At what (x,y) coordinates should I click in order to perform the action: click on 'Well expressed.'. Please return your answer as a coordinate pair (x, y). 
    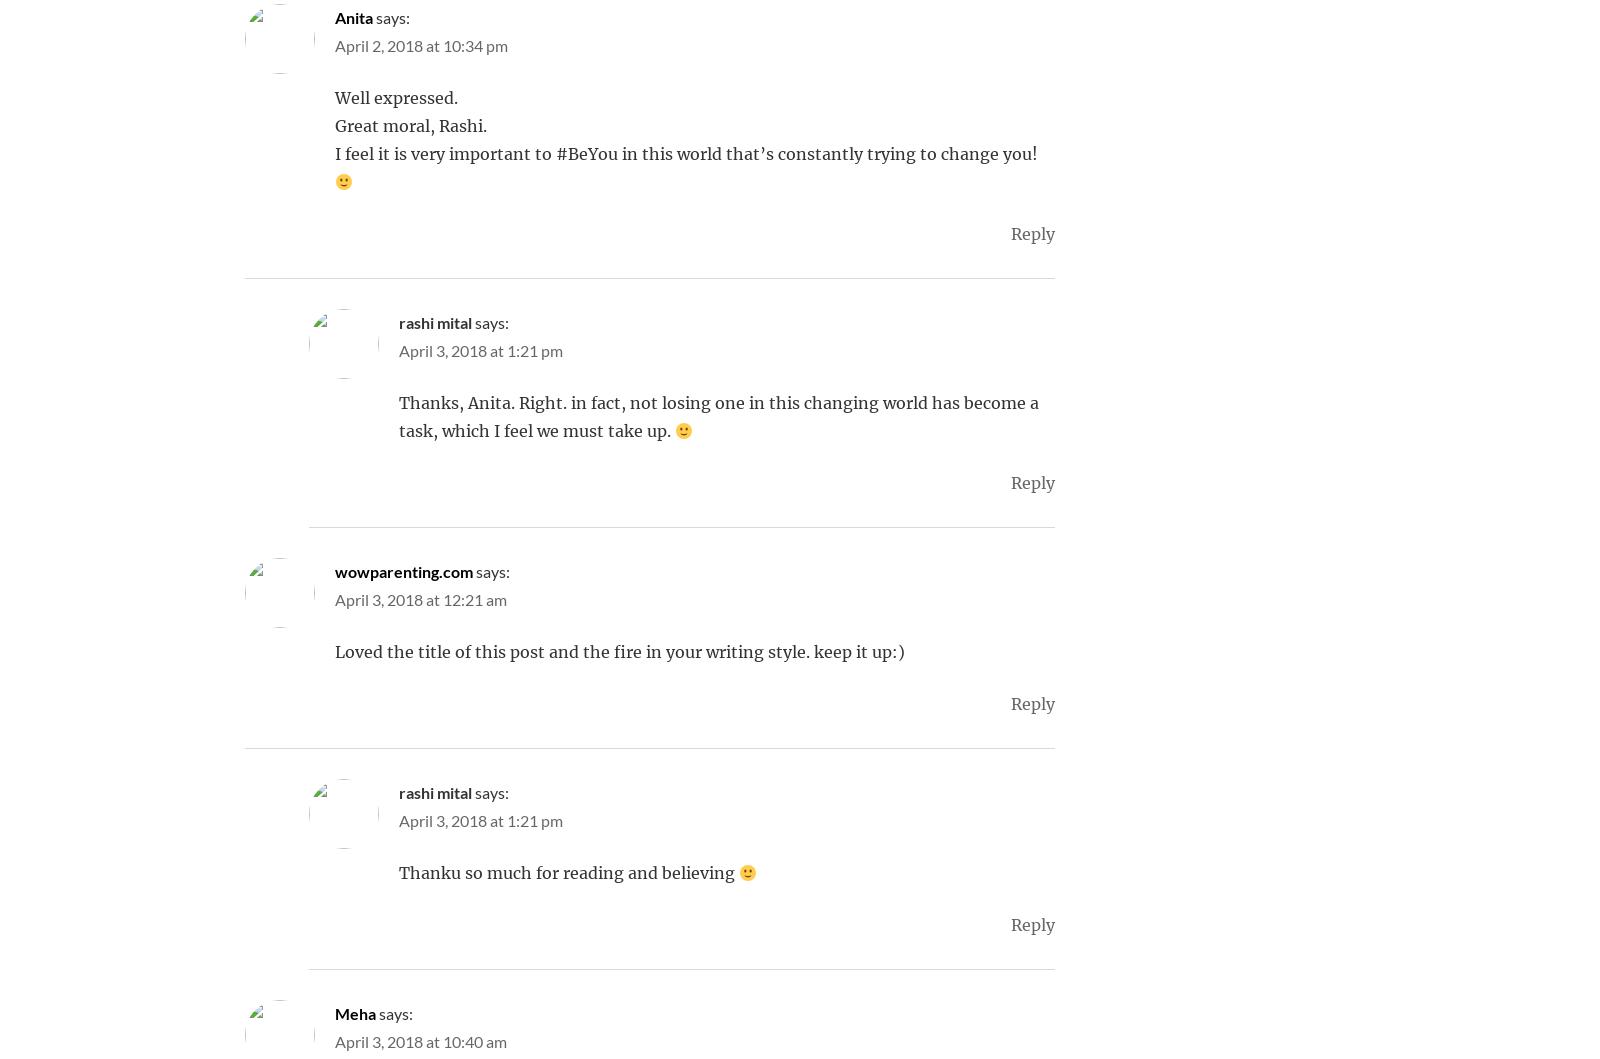
    Looking at the image, I should click on (396, 97).